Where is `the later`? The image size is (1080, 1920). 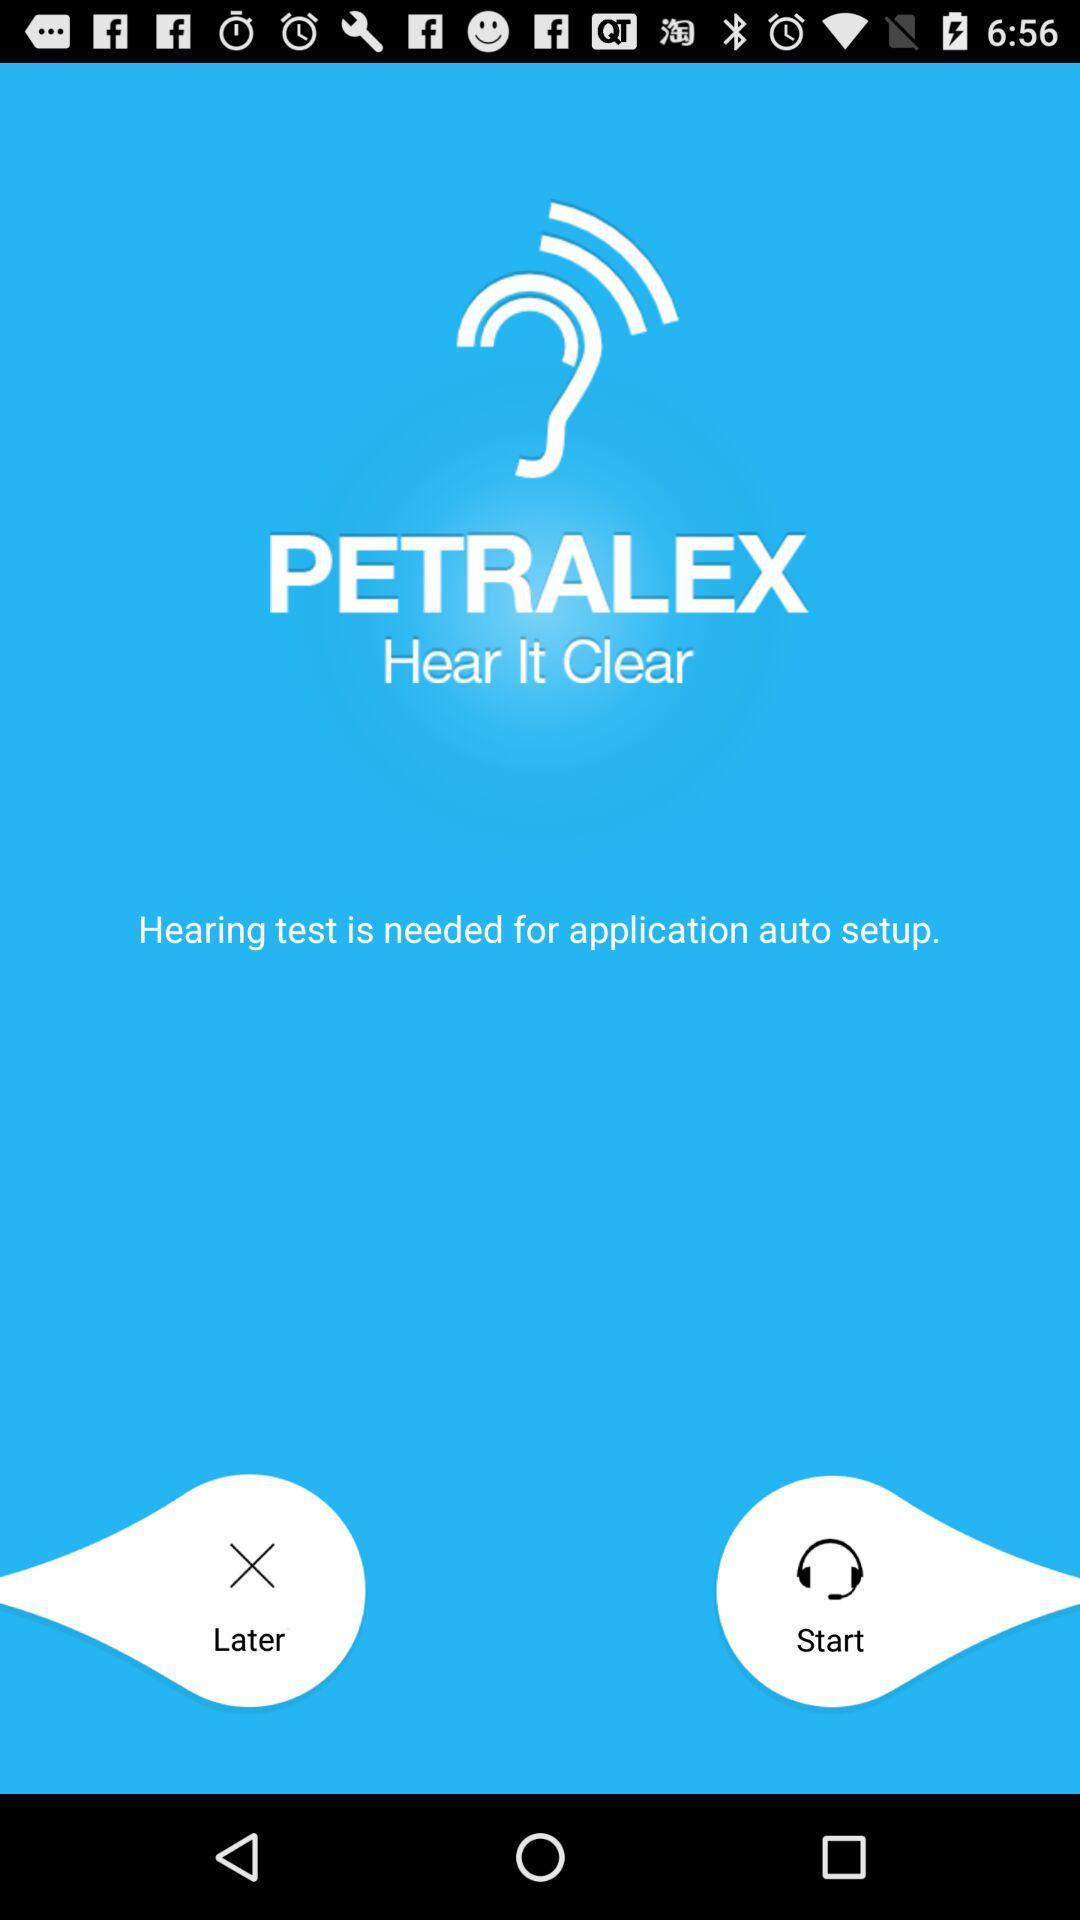
the later is located at coordinates (183, 1592).